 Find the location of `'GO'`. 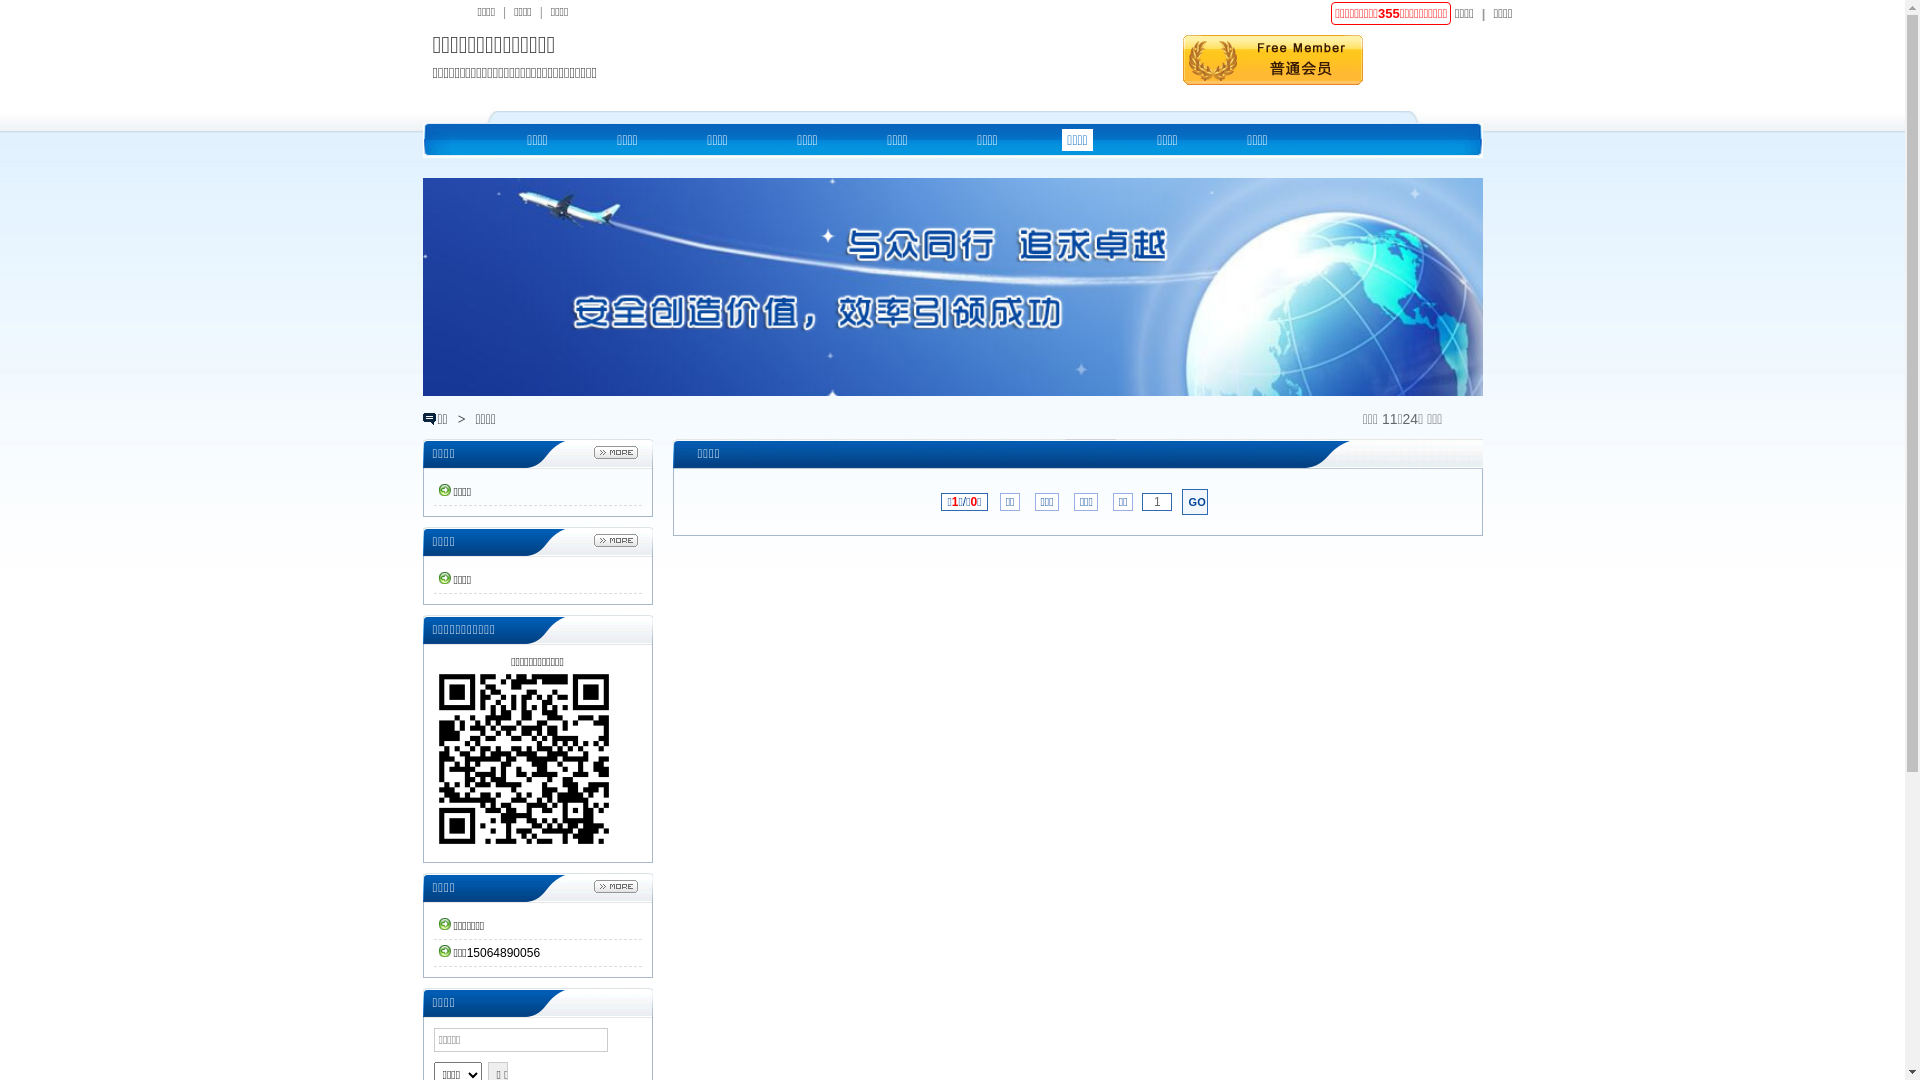

'GO' is located at coordinates (1195, 500).